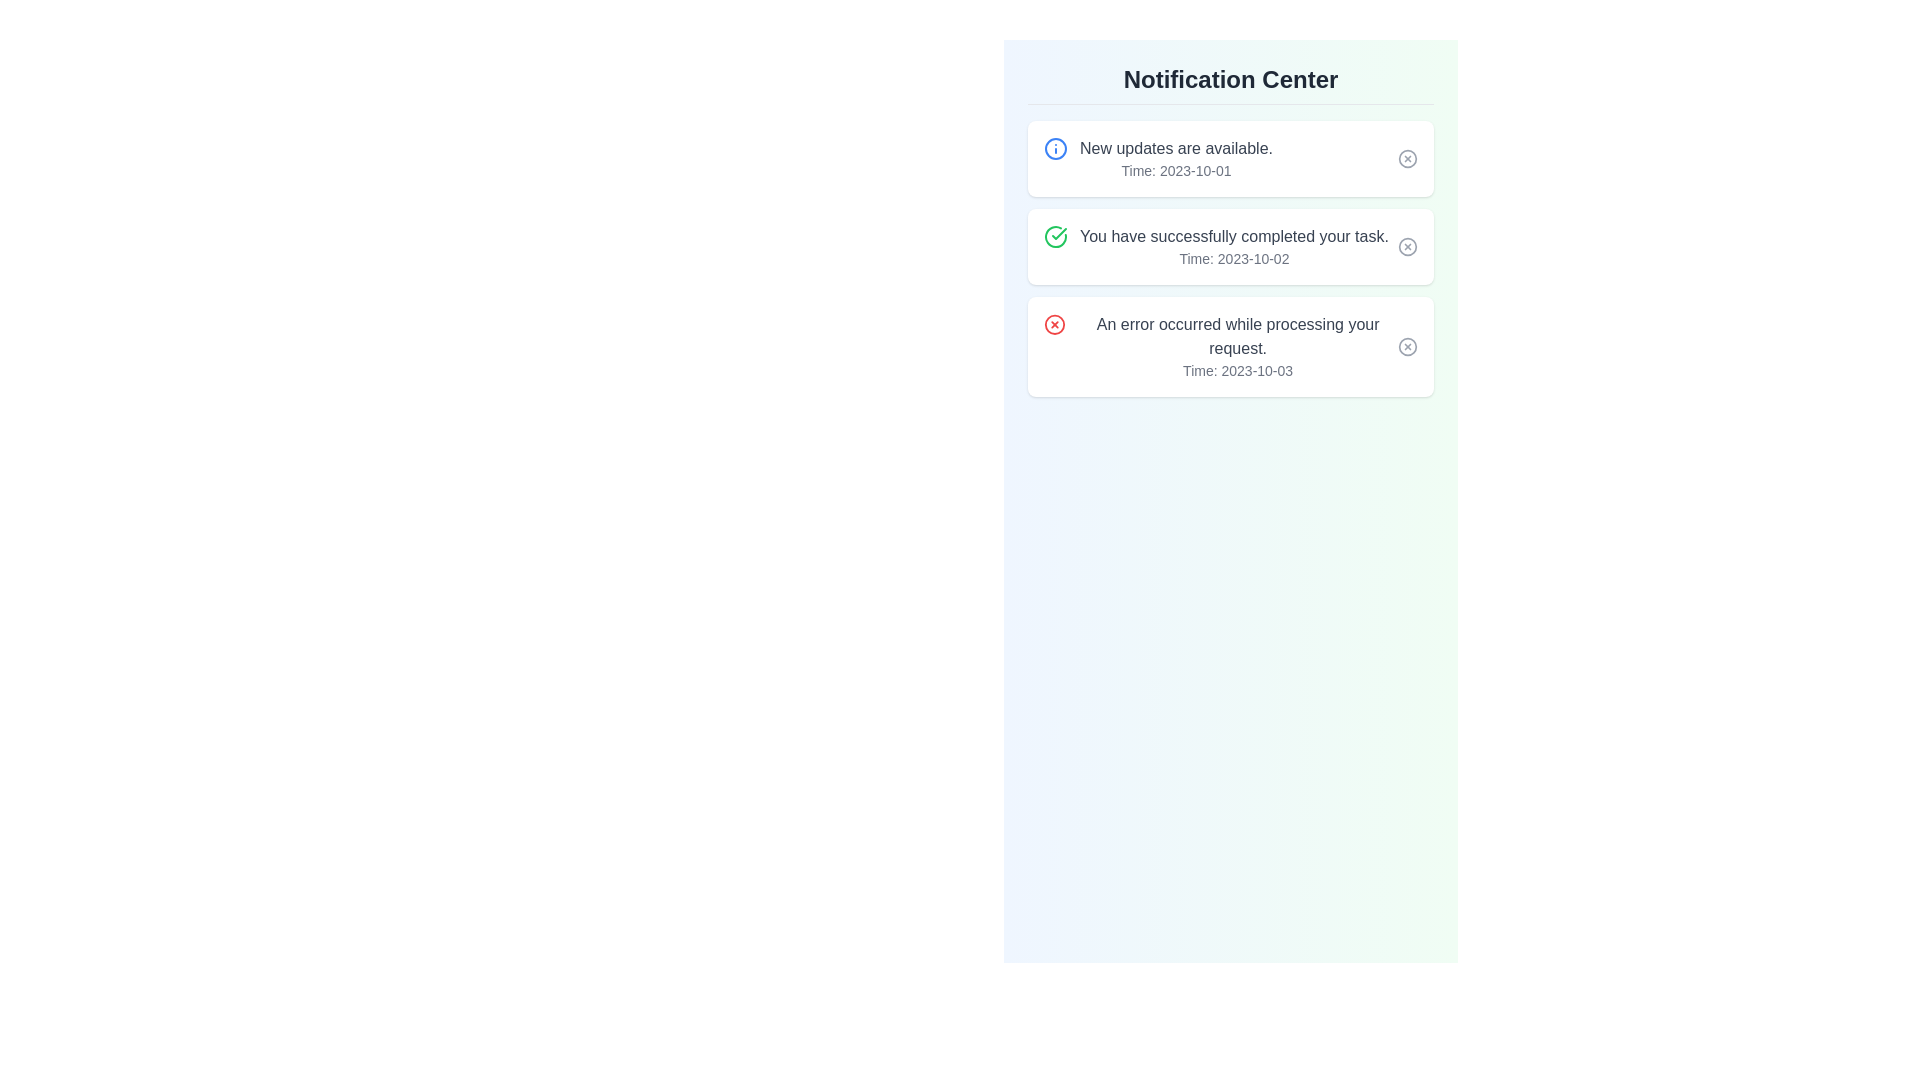 The width and height of the screenshot is (1920, 1080). Describe the element at coordinates (1055, 235) in the screenshot. I see `the visual confirmation icon located in the notification list, positioned to the left of the text 'You have successfully completed your task.'` at that location.